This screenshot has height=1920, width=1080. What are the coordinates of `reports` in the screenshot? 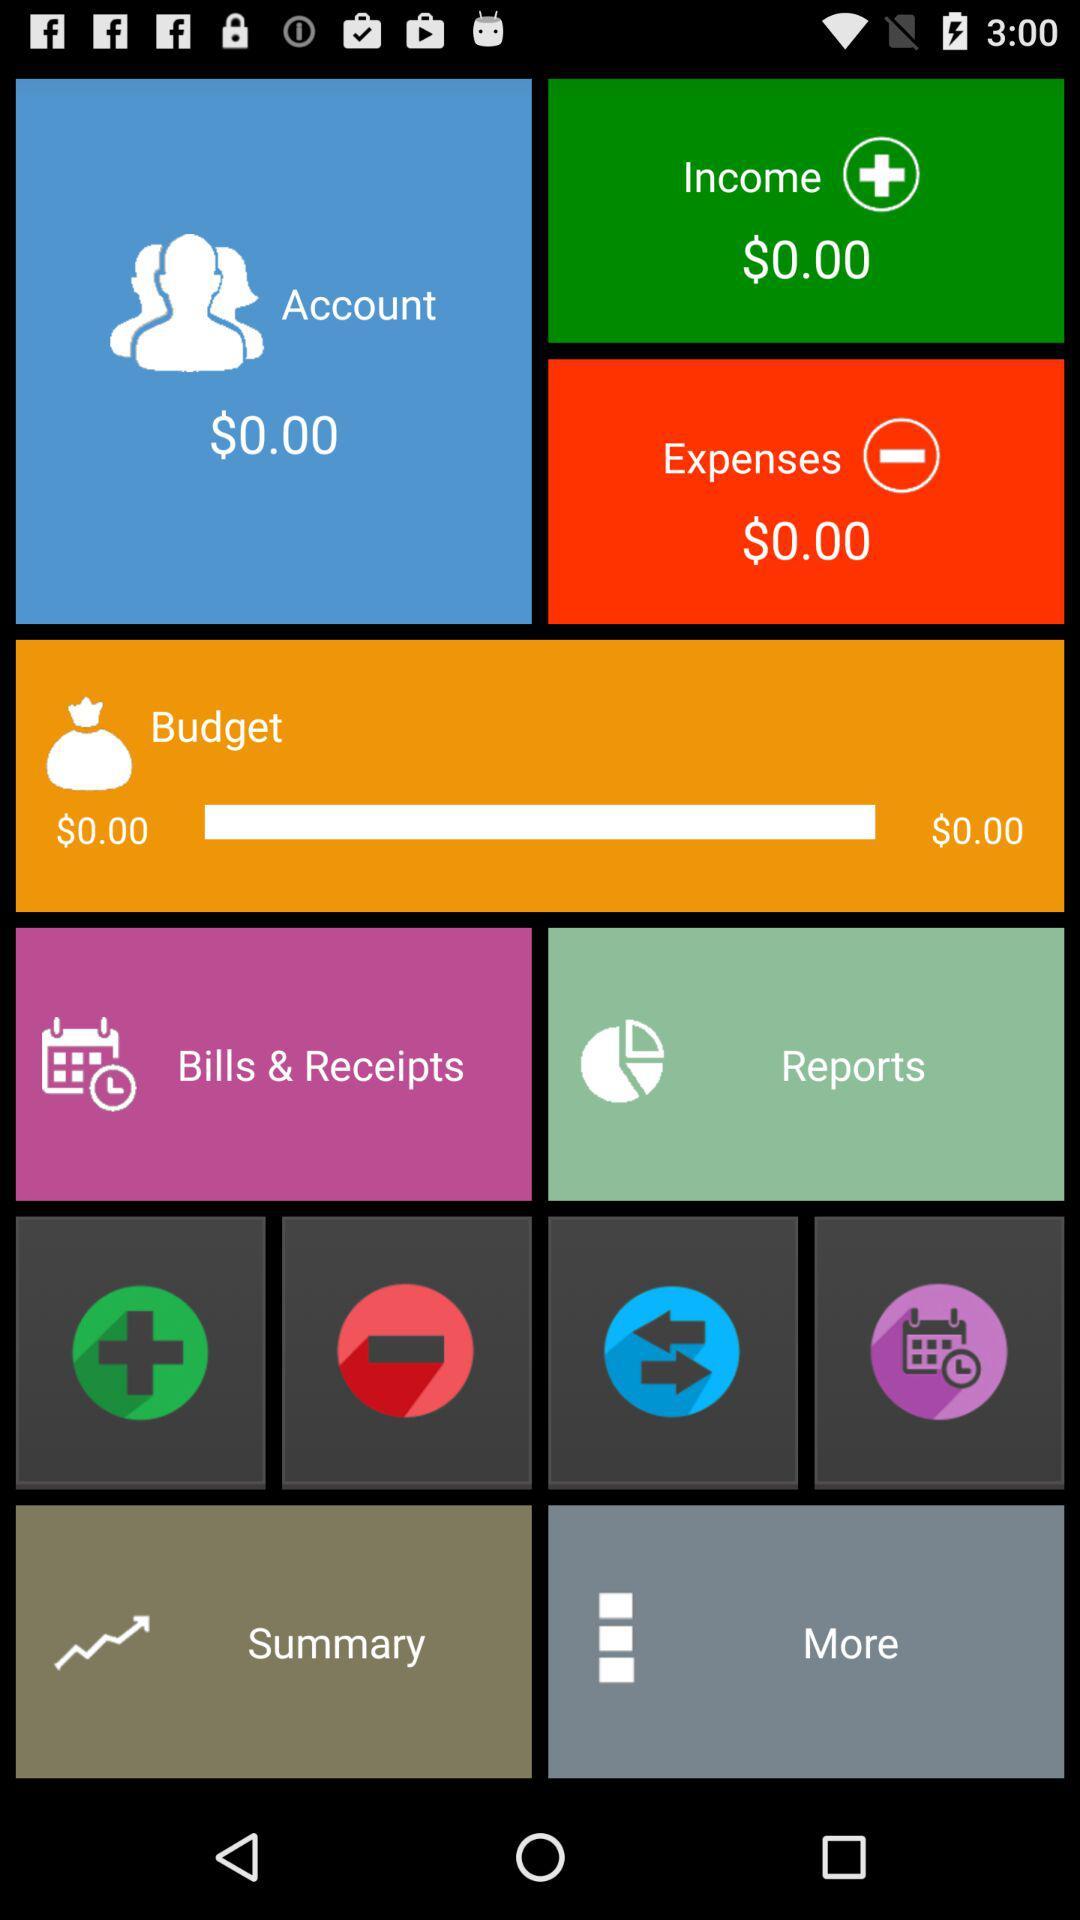 It's located at (805, 1063).